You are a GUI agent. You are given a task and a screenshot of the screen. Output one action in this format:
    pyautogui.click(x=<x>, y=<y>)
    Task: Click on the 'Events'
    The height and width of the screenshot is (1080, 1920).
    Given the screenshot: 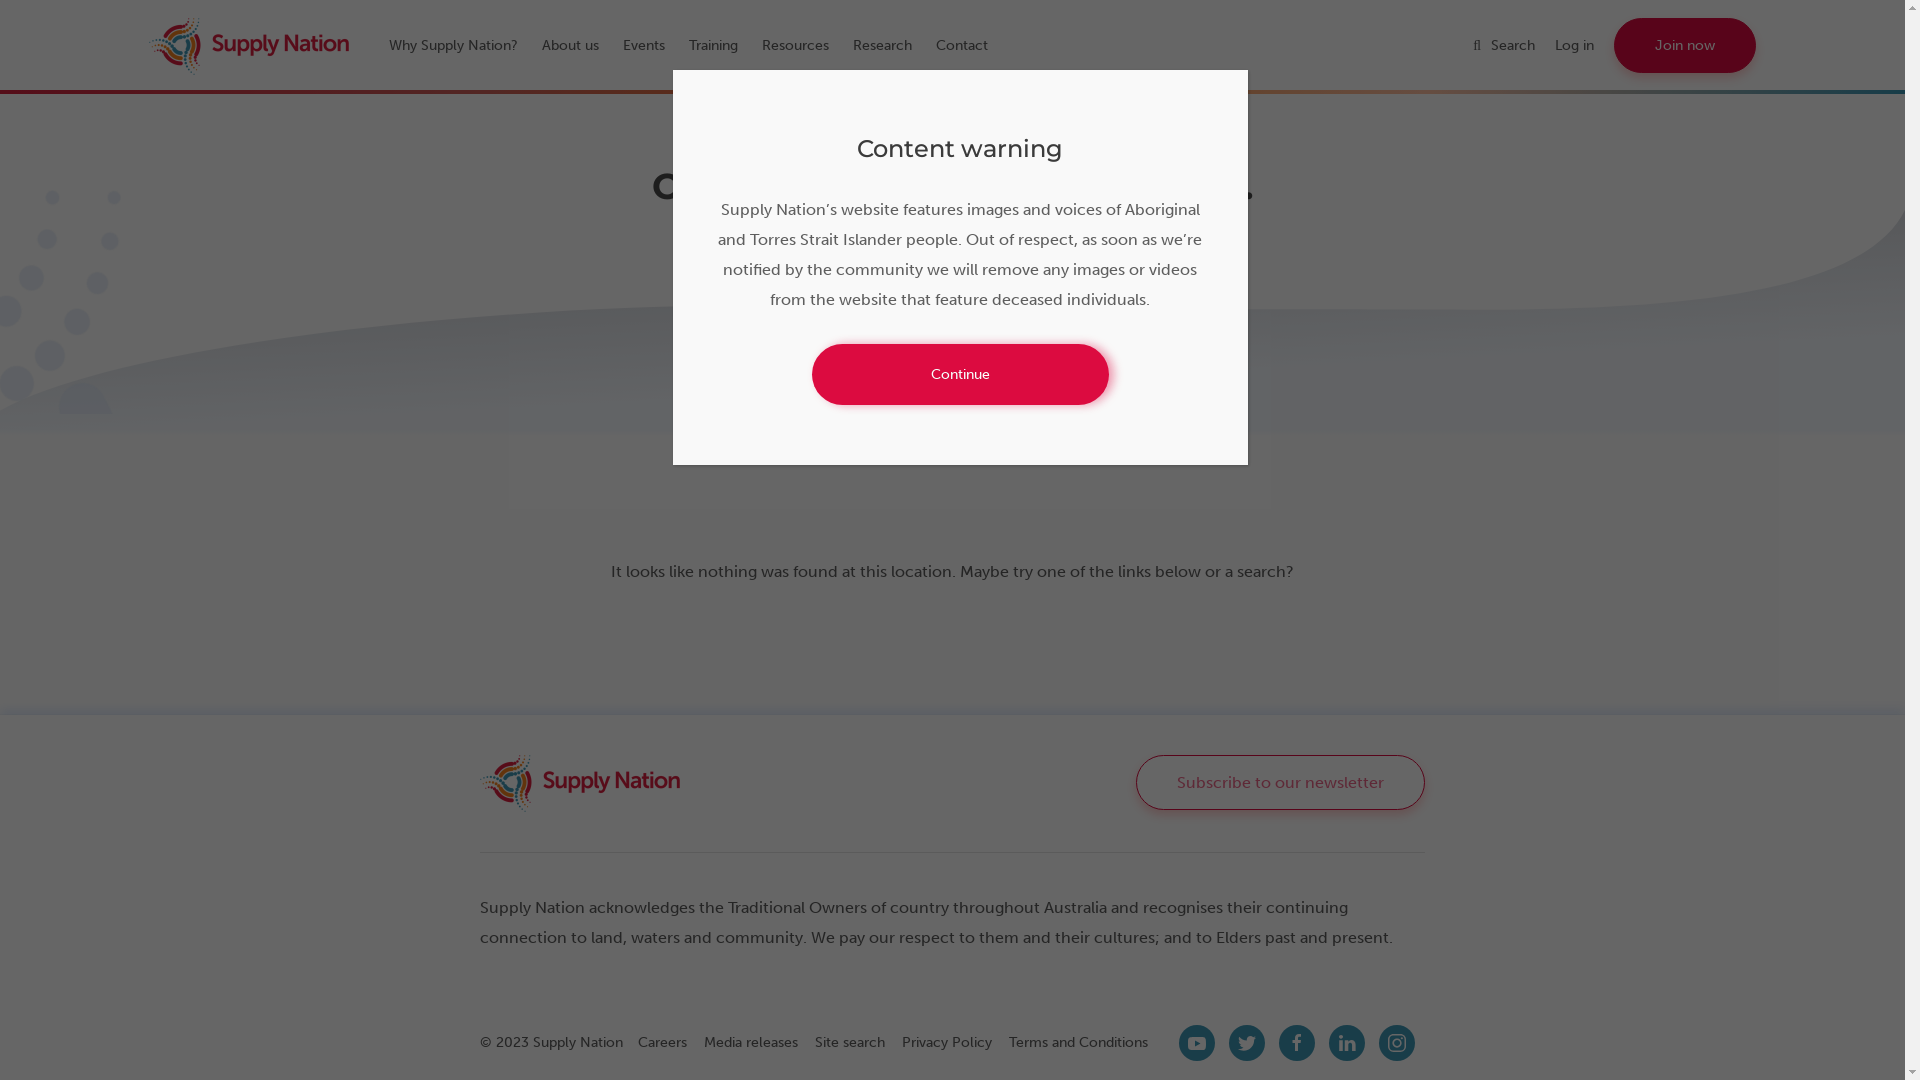 What is the action you would take?
    pyautogui.click(x=622, y=45)
    